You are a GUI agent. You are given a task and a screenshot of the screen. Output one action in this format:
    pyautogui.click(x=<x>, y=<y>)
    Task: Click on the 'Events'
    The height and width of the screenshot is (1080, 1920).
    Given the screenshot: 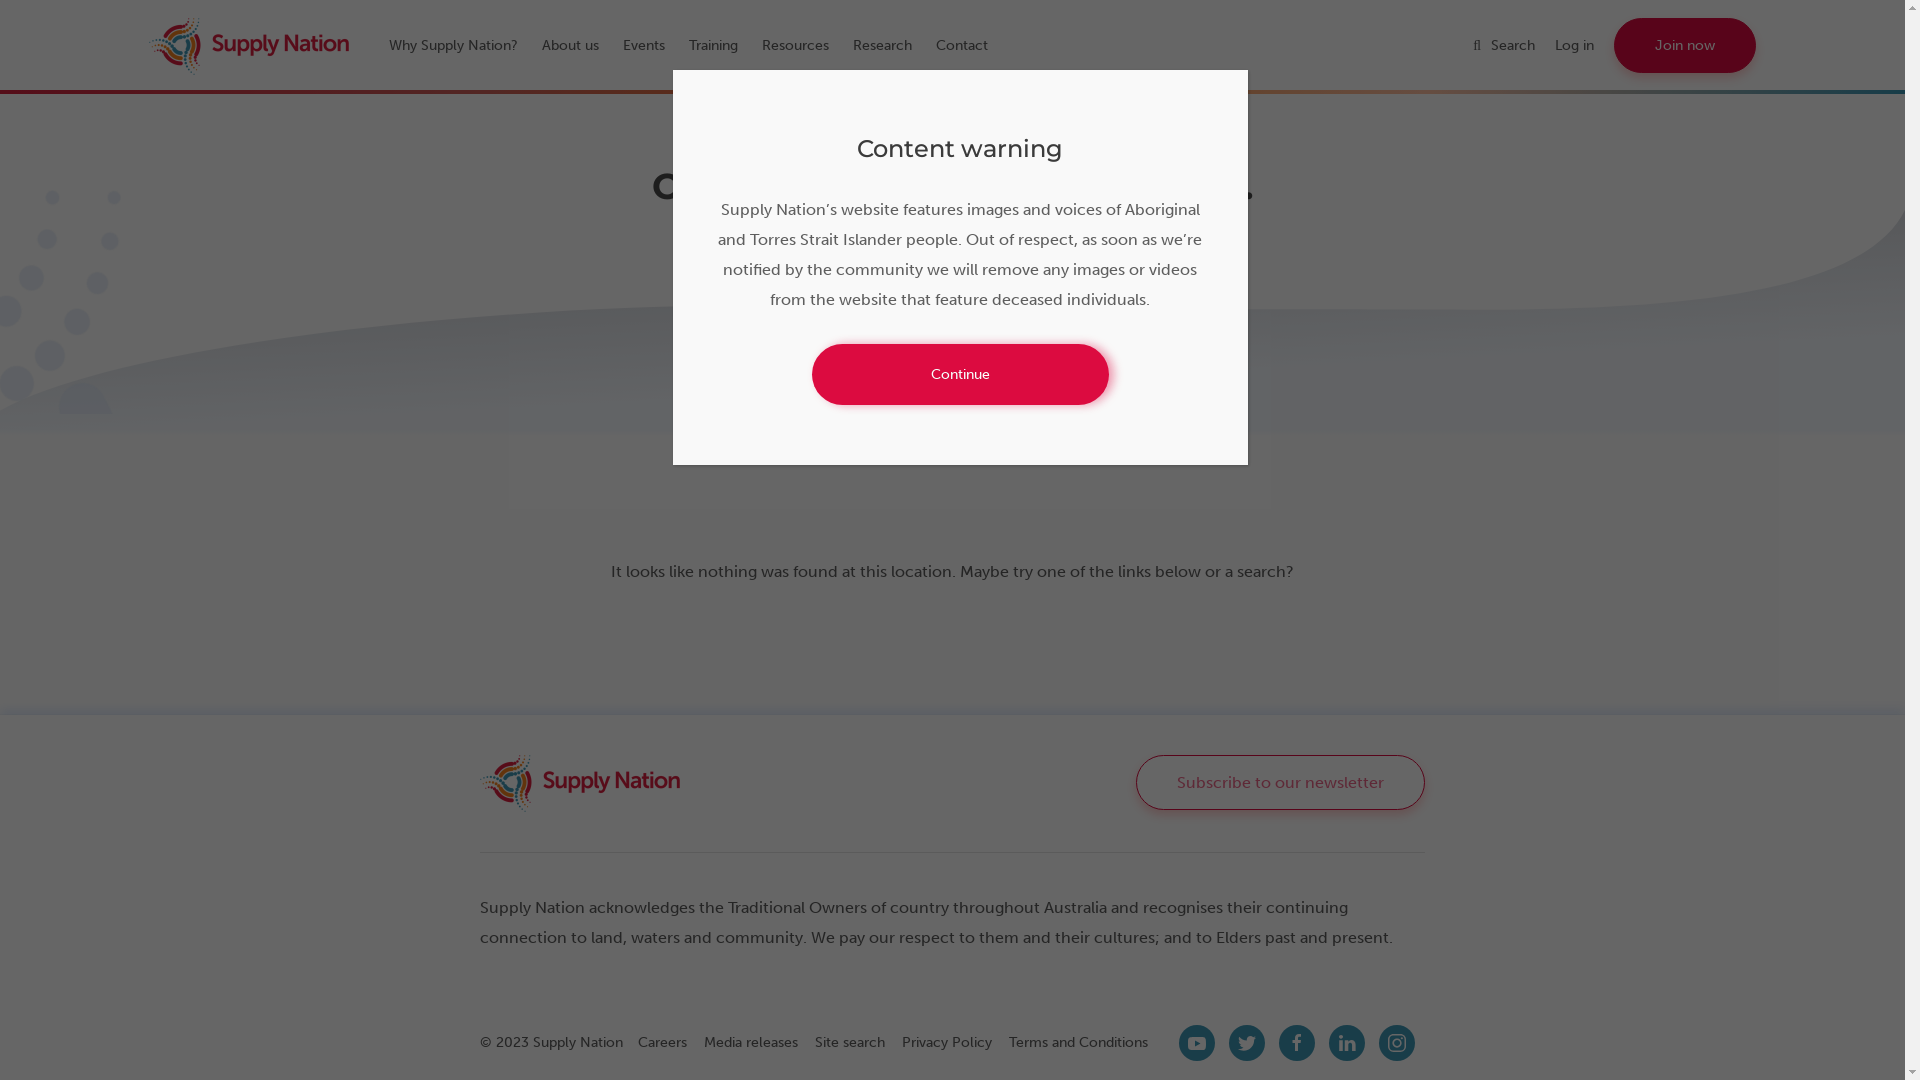 What is the action you would take?
    pyautogui.click(x=622, y=45)
    